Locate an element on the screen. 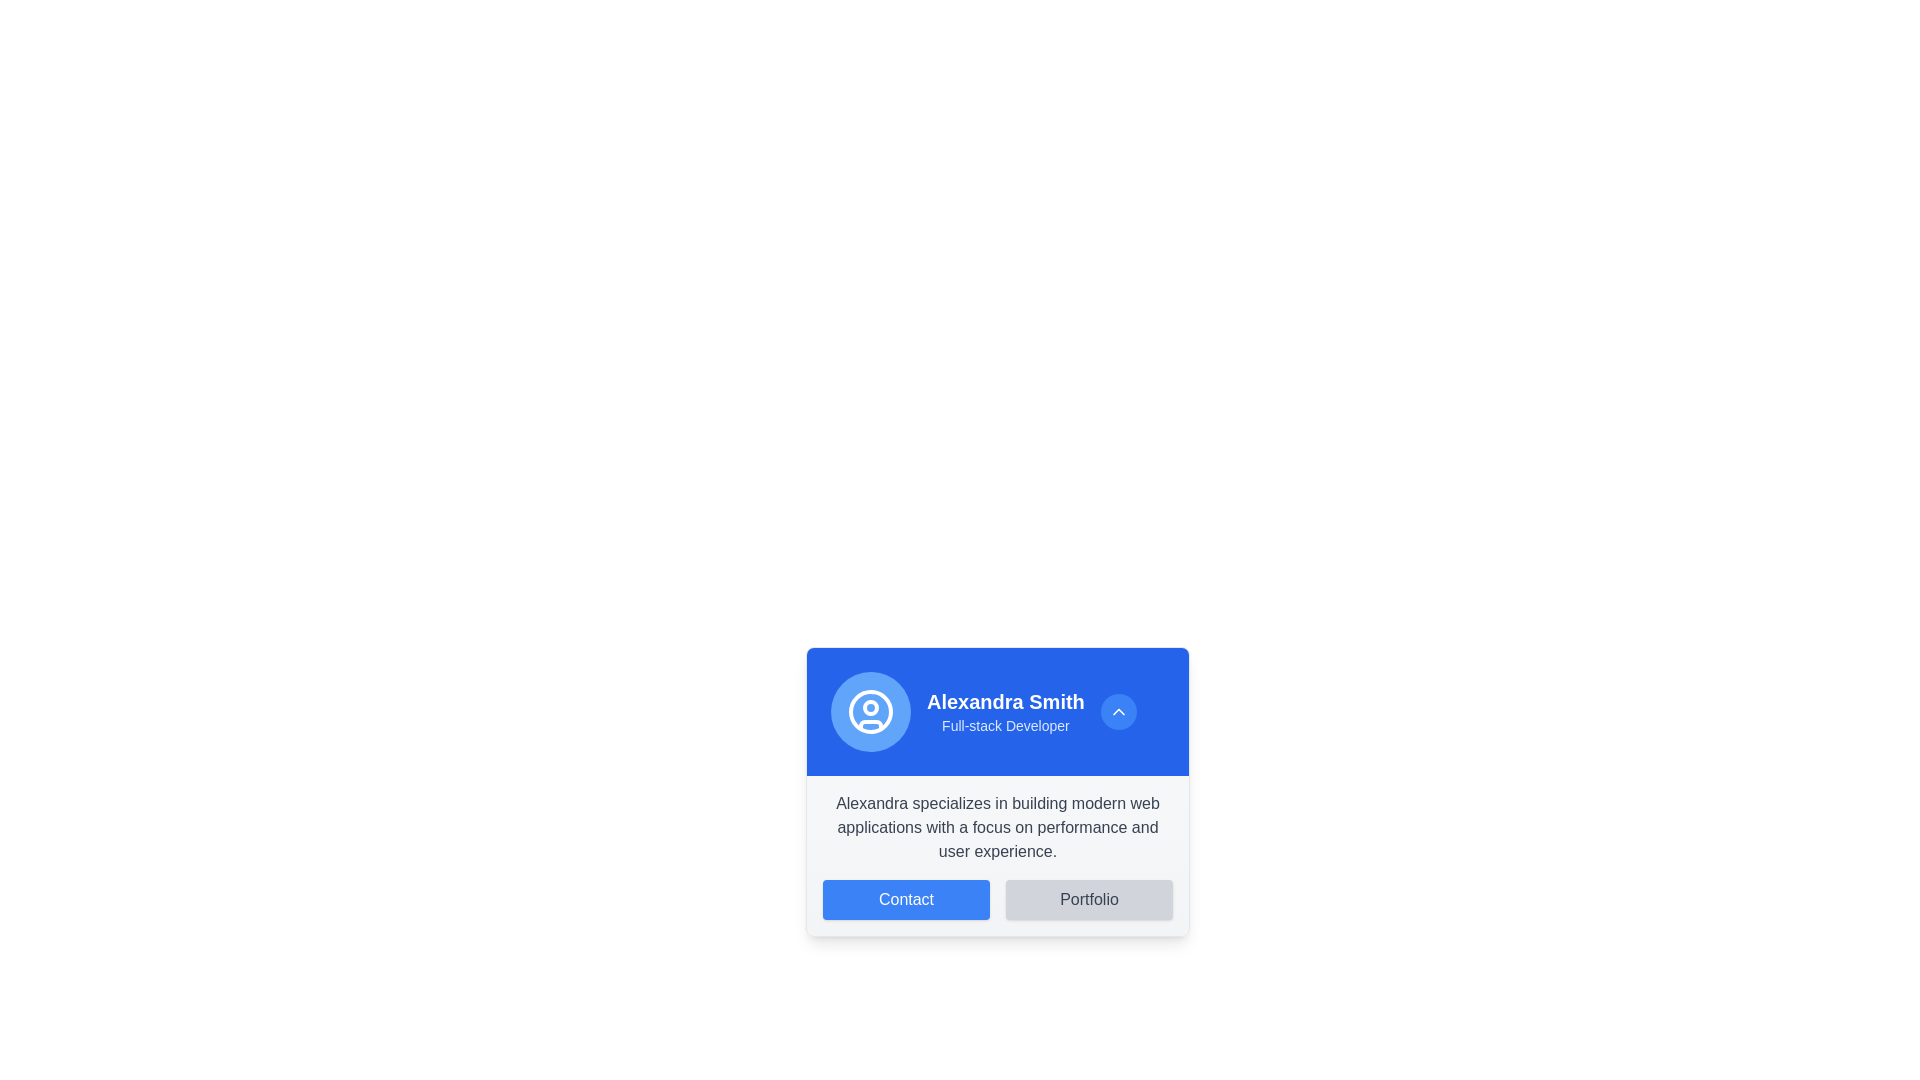 The width and height of the screenshot is (1920, 1080). the text label displaying 'Alexandra Smith' in bold white text on a blue background is located at coordinates (1005, 701).